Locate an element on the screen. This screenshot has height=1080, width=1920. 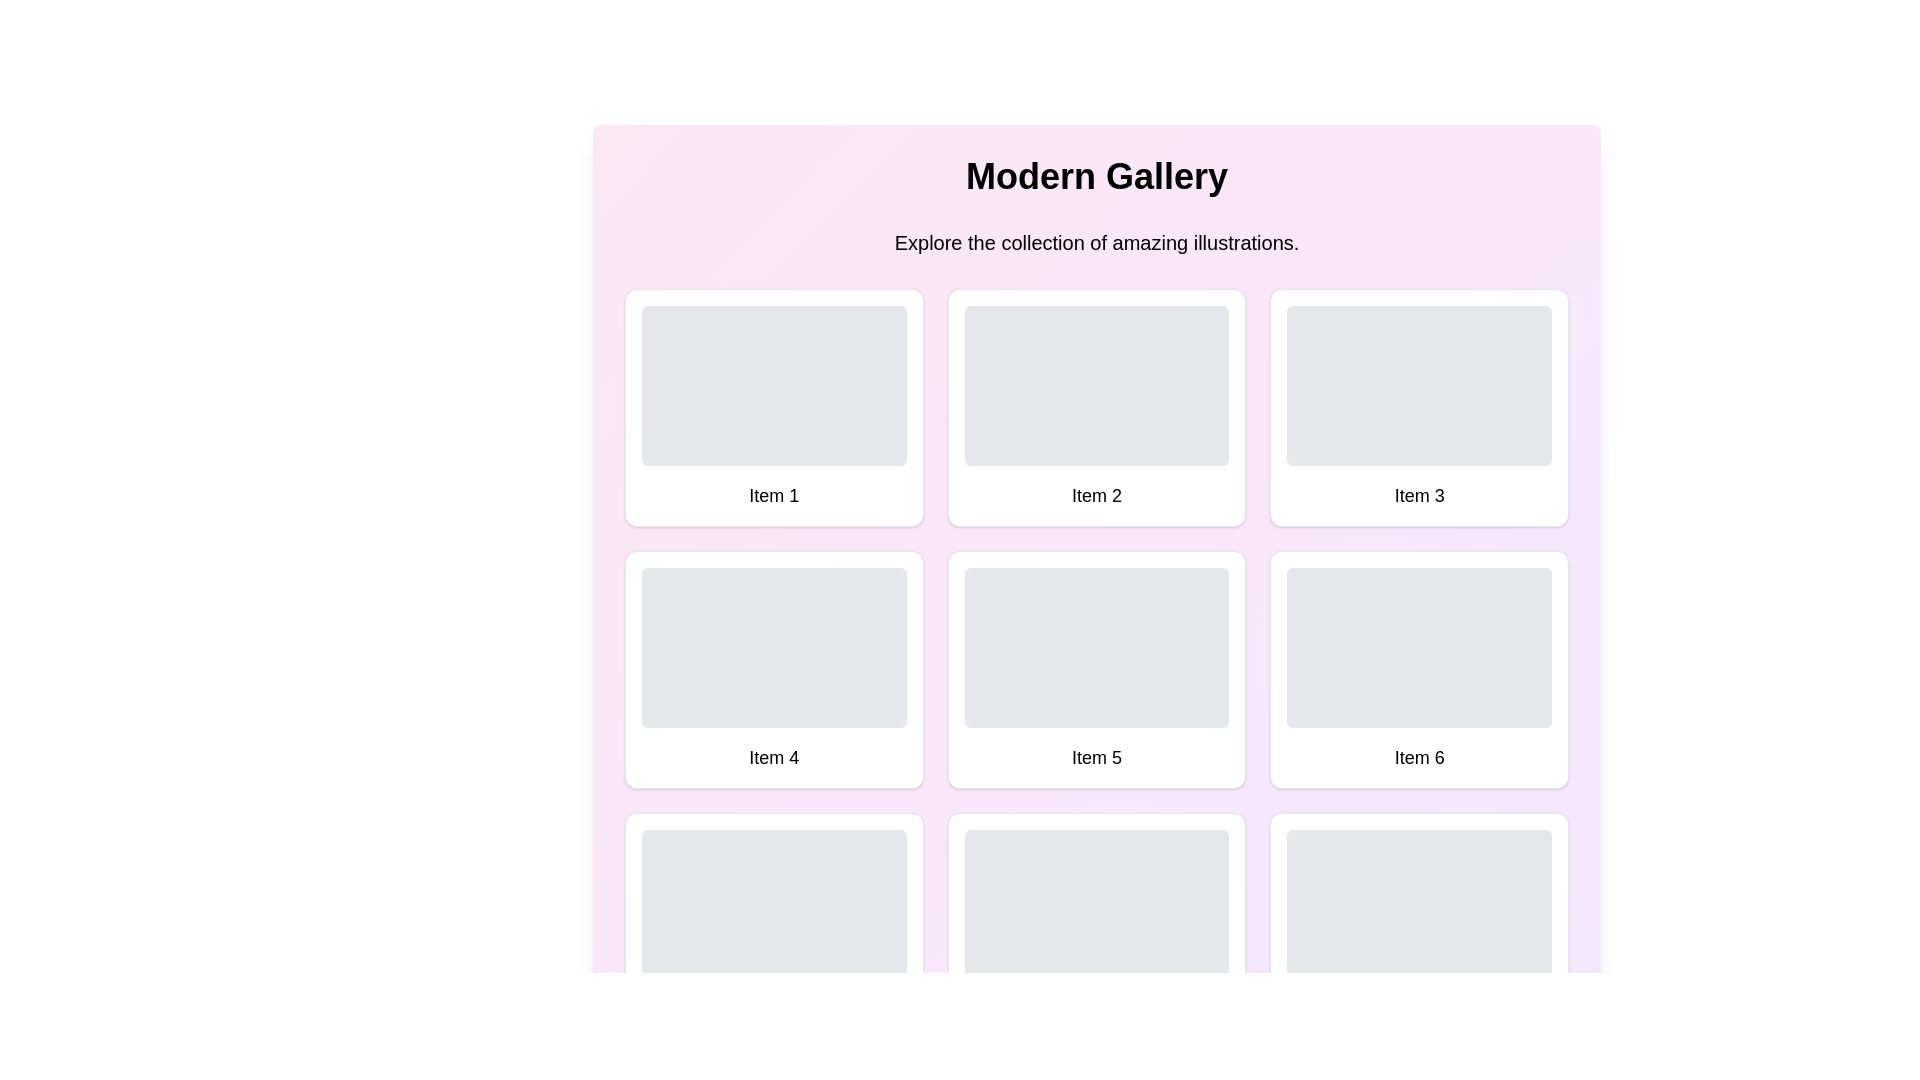
the Placeholder block located in the upper portion of the card labeled 'Item 6', positioned in the bottom-right corner of the 3x2 grid layout is located at coordinates (1418, 648).